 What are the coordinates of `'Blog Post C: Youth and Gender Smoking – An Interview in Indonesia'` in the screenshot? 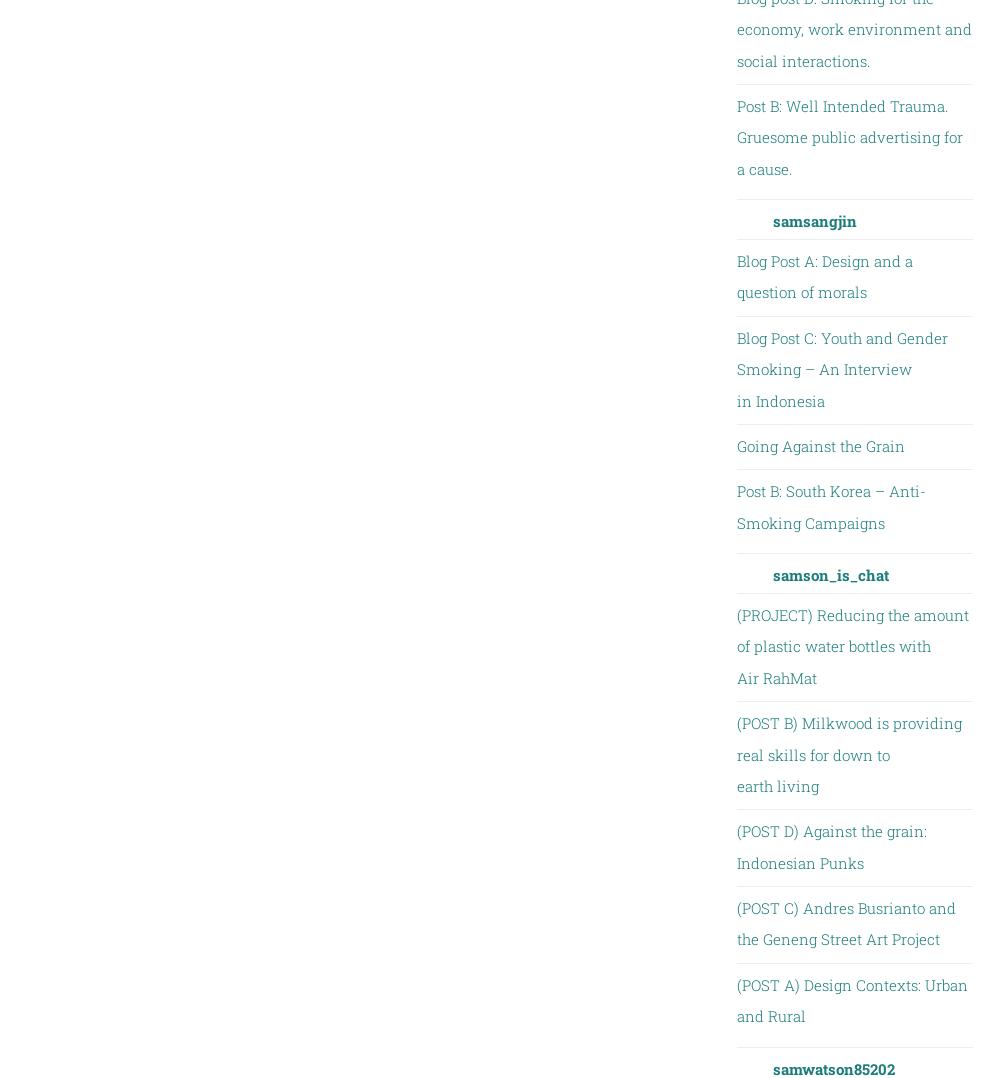 It's located at (840, 368).